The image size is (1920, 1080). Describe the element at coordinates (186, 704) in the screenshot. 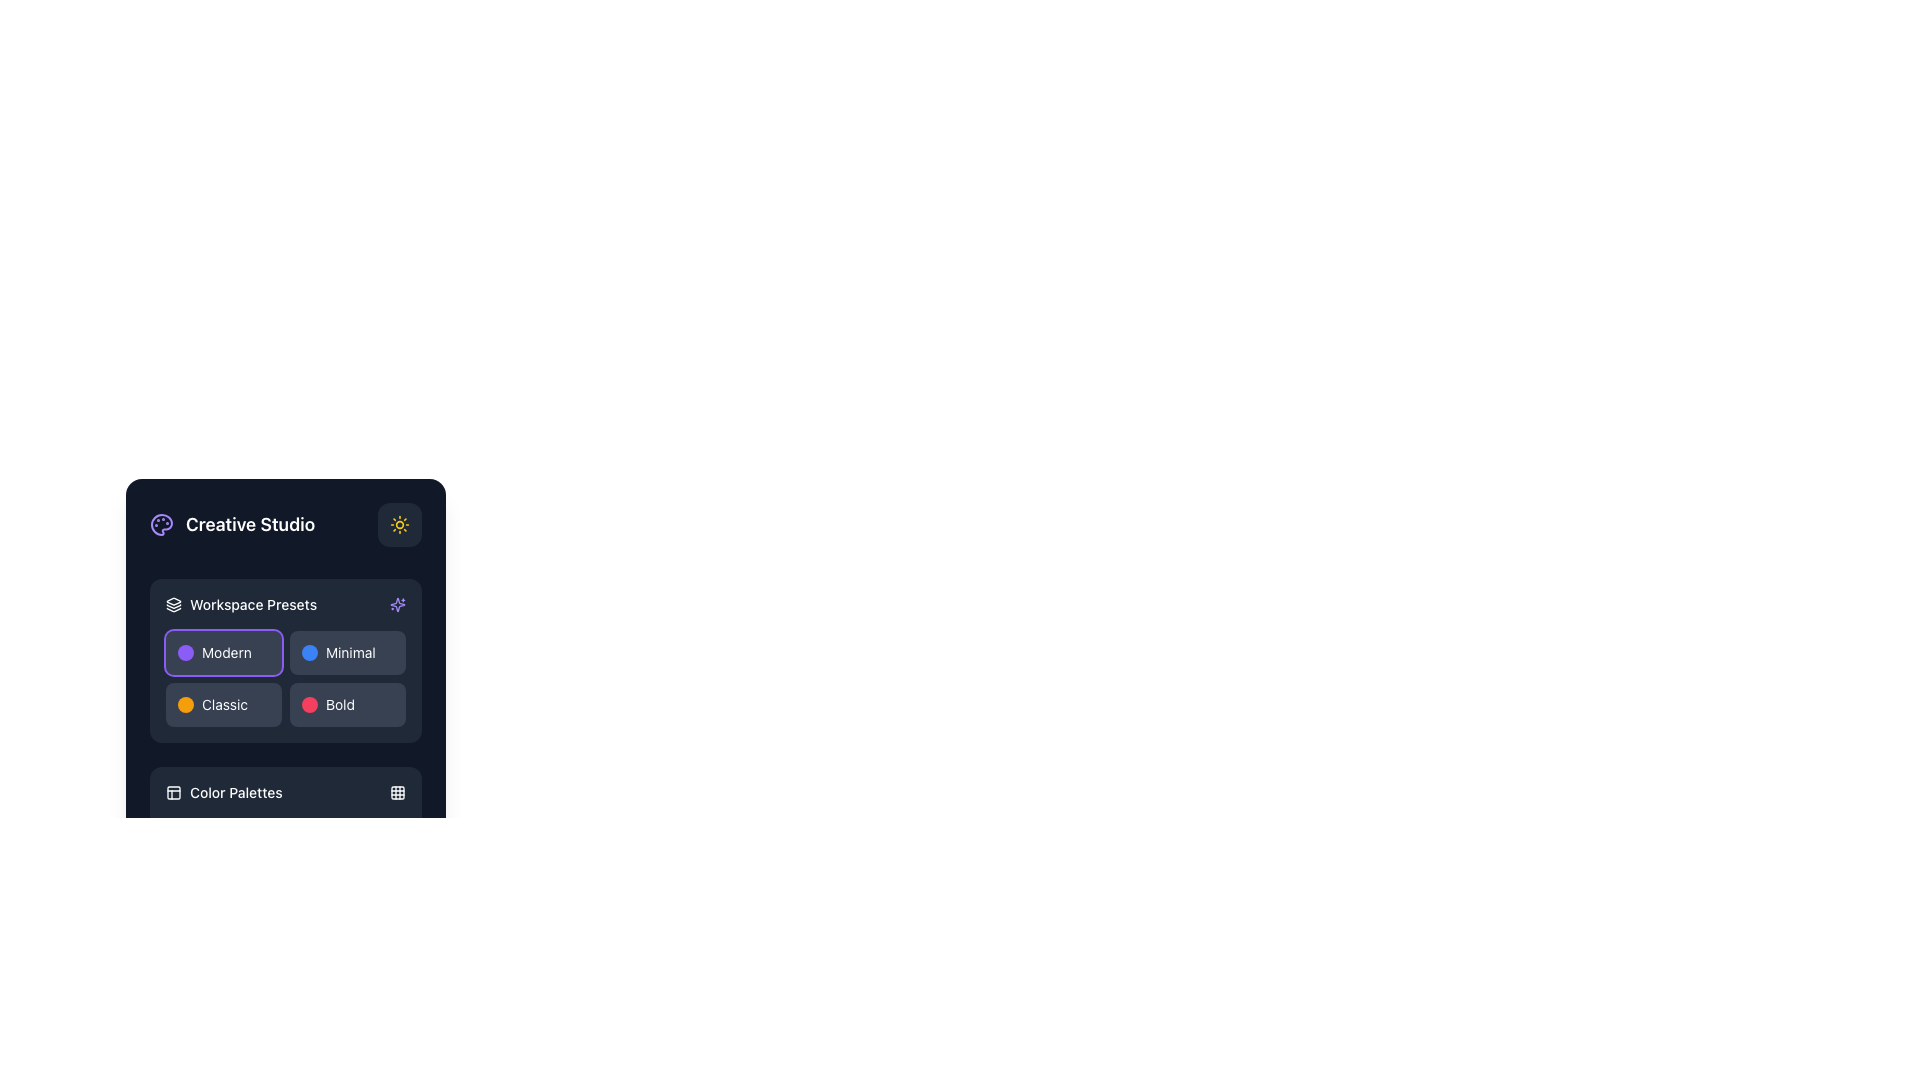

I see `the color indicator located within the 'Classic' button, which represents the color scheme associated with the 'Classic' workspace preset. This element is positioned to the left of the text inside the button, part of a grid of four buttons under the 'Workspace Presets' section` at that location.